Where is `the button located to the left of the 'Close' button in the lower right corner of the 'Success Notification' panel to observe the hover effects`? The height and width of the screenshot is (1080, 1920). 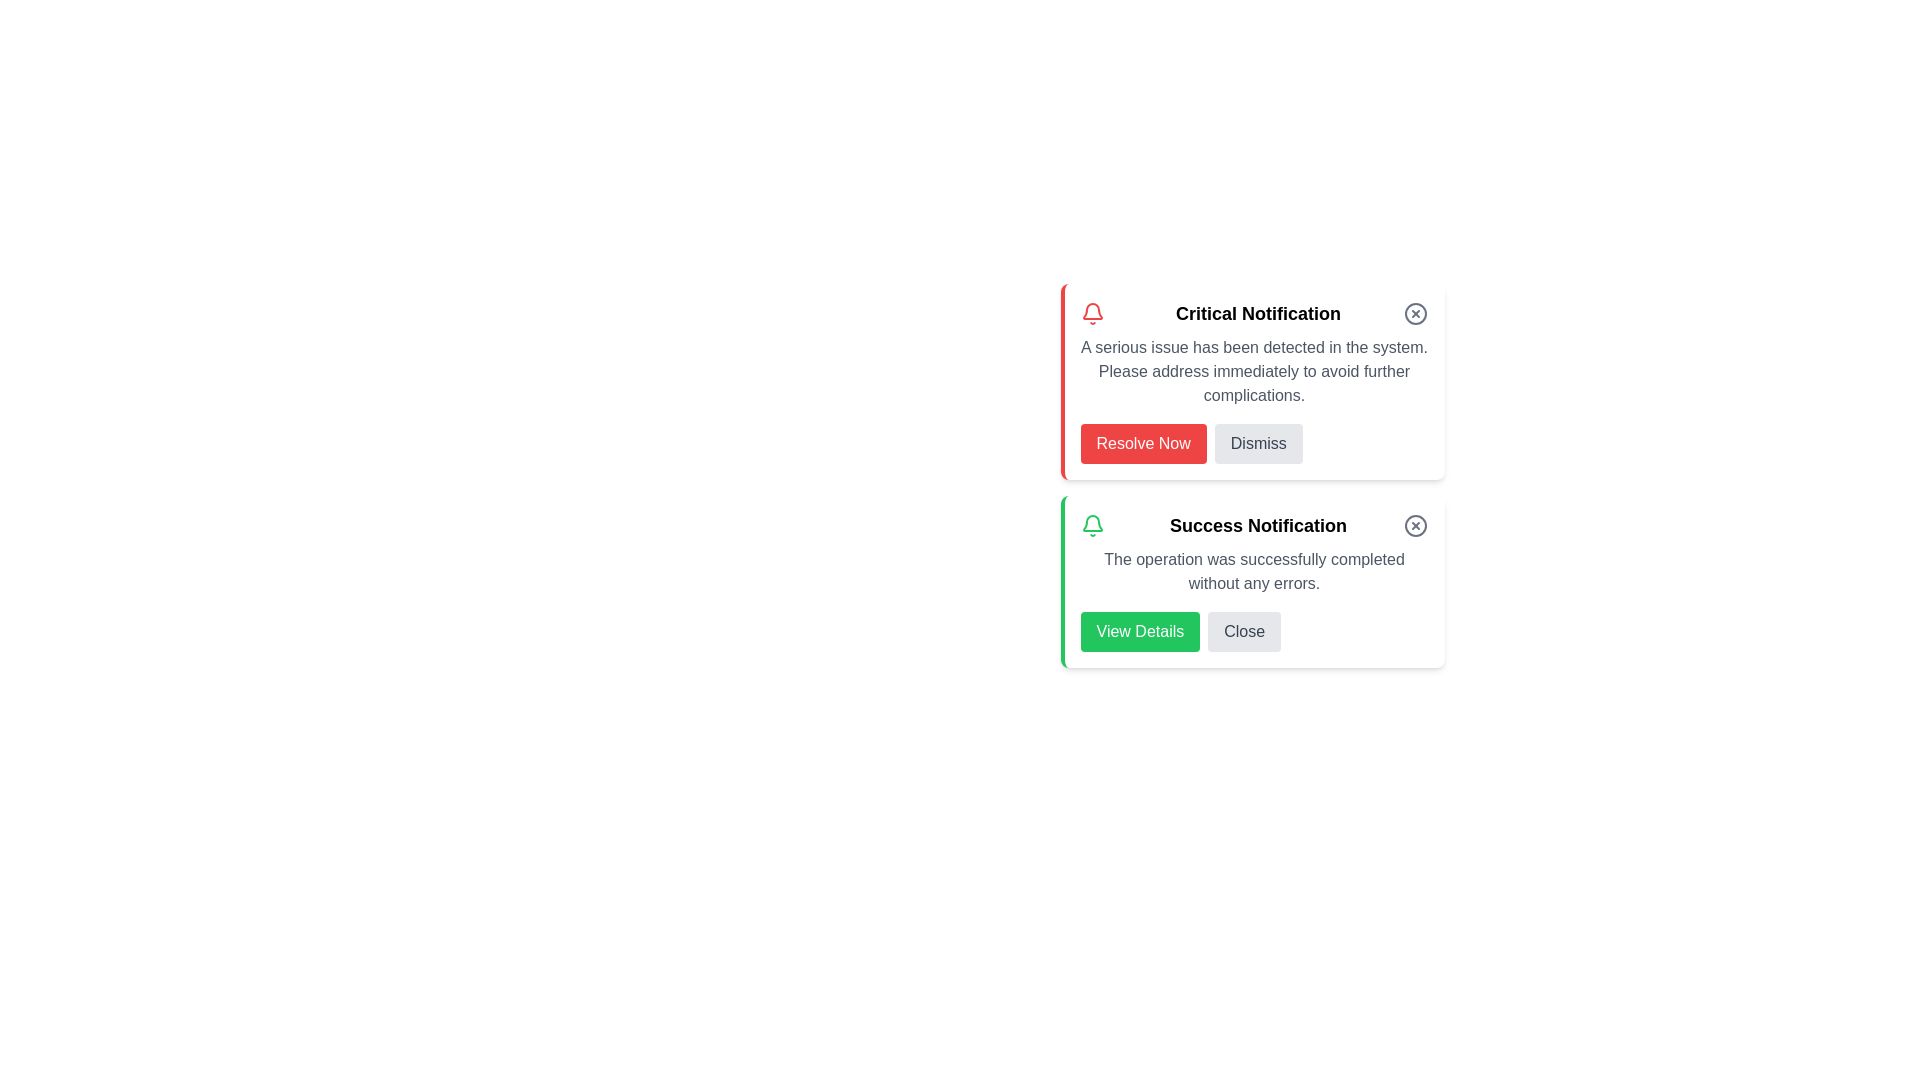
the button located to the left of the 'Close' button in the lower right corner of the 'Success Notification' panel to observe the hover effects is located at coordinates (1140, 632).